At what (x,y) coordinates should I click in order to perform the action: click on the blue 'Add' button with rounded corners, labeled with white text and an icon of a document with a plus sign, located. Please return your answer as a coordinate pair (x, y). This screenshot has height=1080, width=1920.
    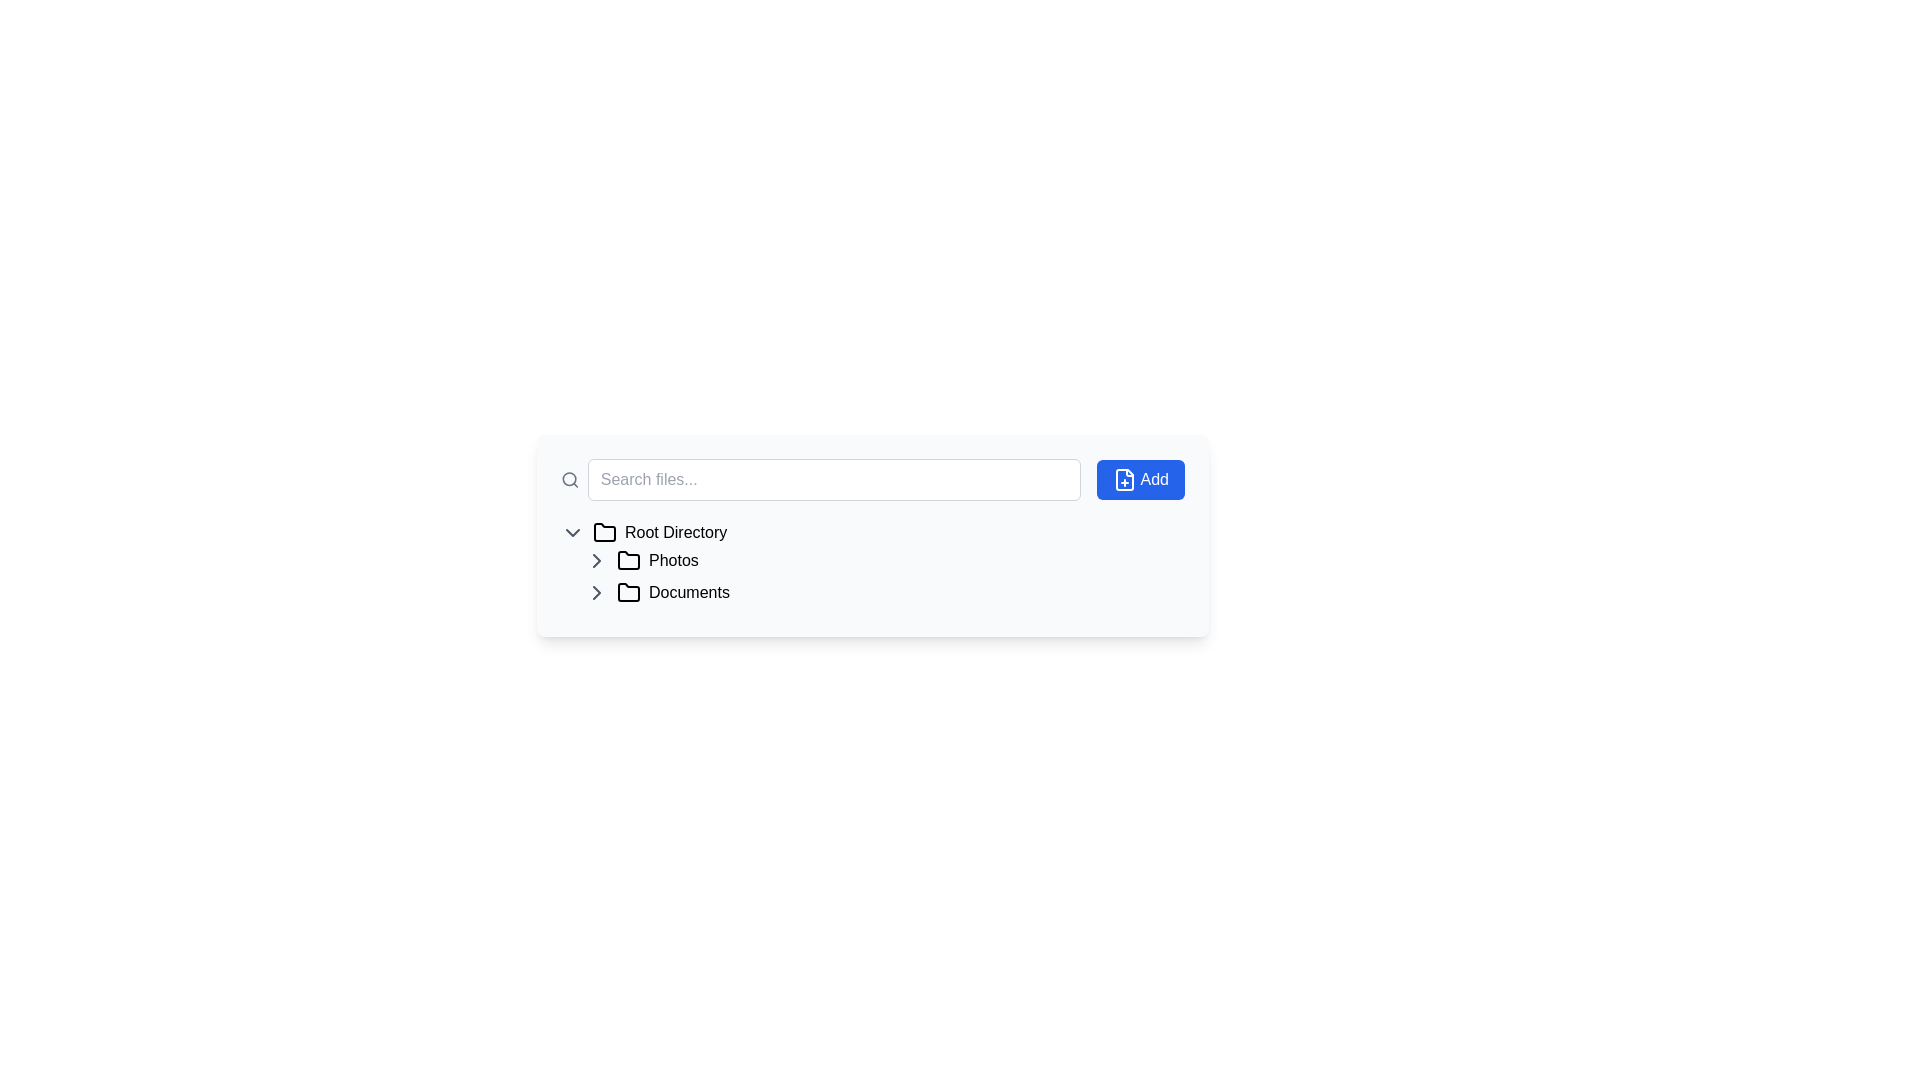
    Looking at the image, I should click on (1140, 479).